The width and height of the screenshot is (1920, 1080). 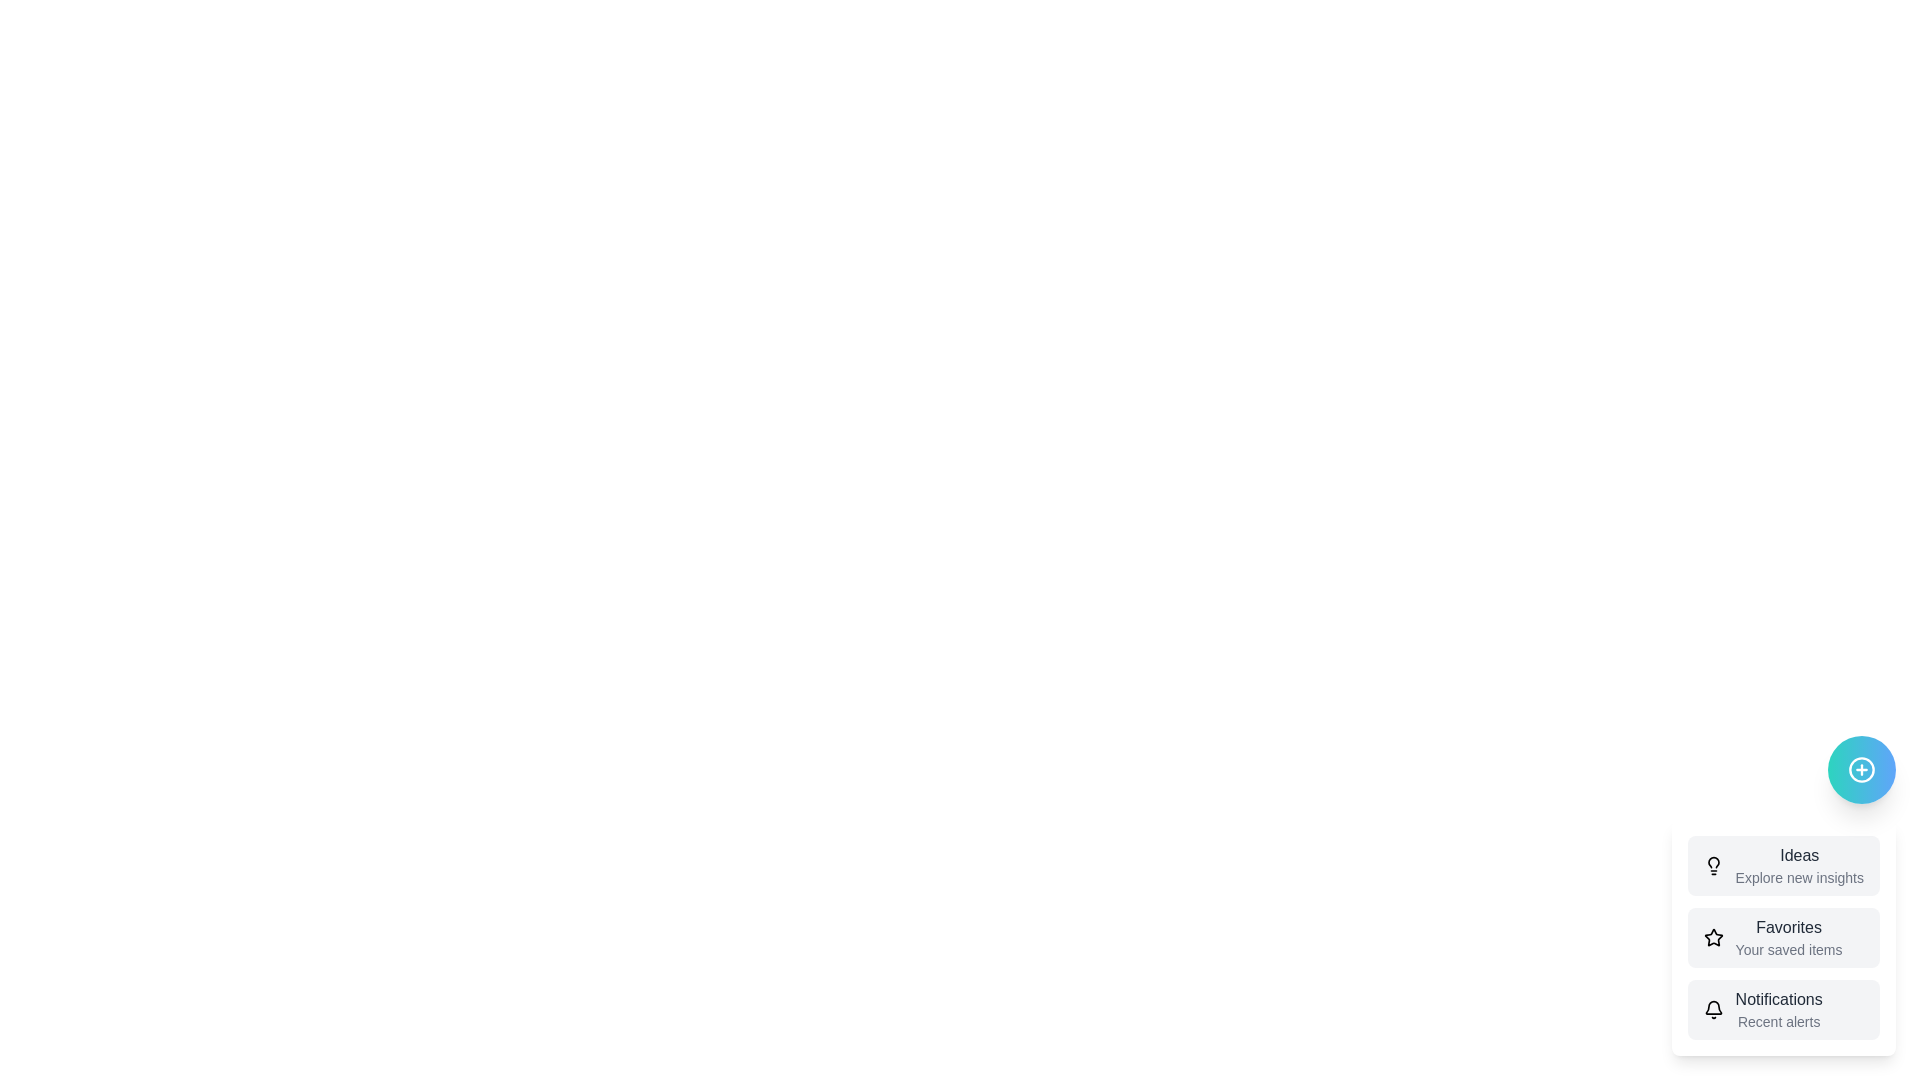 I want to click on the text label that says 'Your saved items', which is styled with a small font size and gray color, located below the heading 'Favorites', so click(x=1789, y=948).